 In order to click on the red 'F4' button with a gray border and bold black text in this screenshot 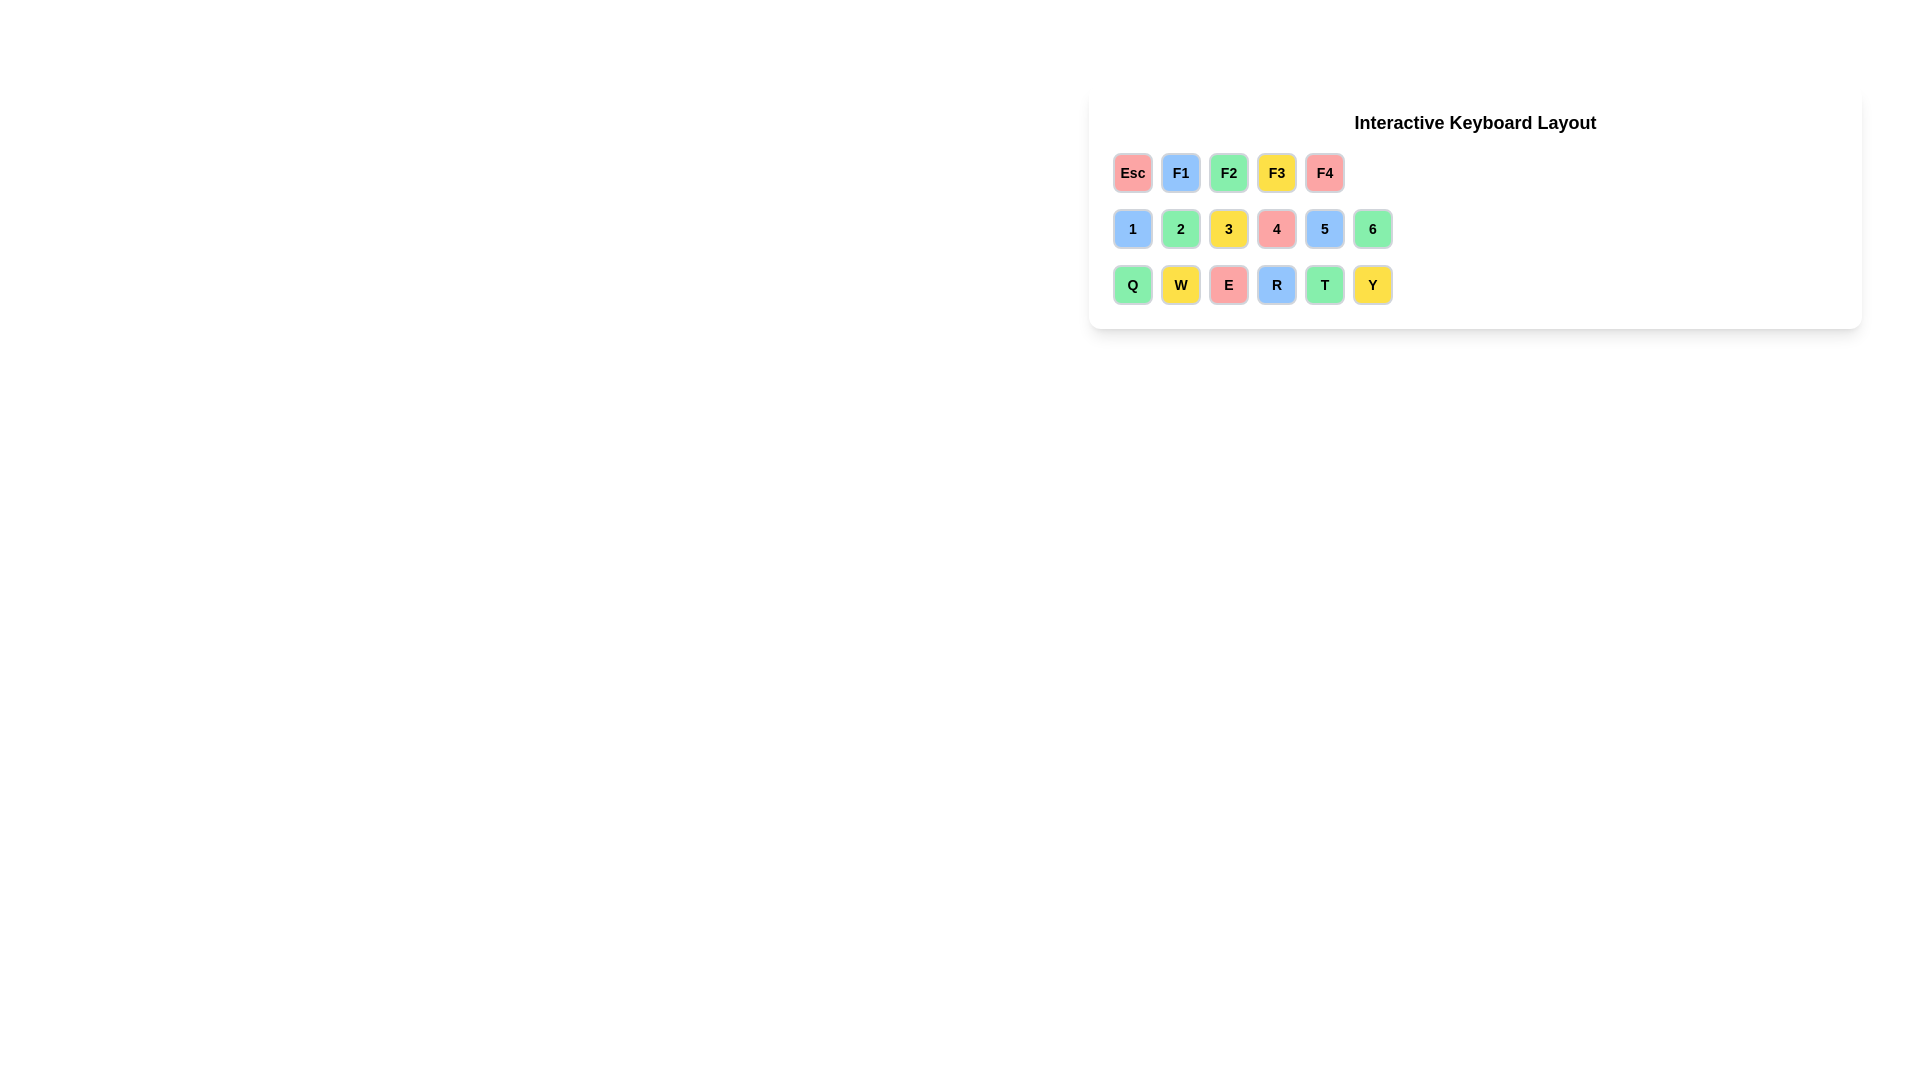, I will do `click(1324, 172)`.